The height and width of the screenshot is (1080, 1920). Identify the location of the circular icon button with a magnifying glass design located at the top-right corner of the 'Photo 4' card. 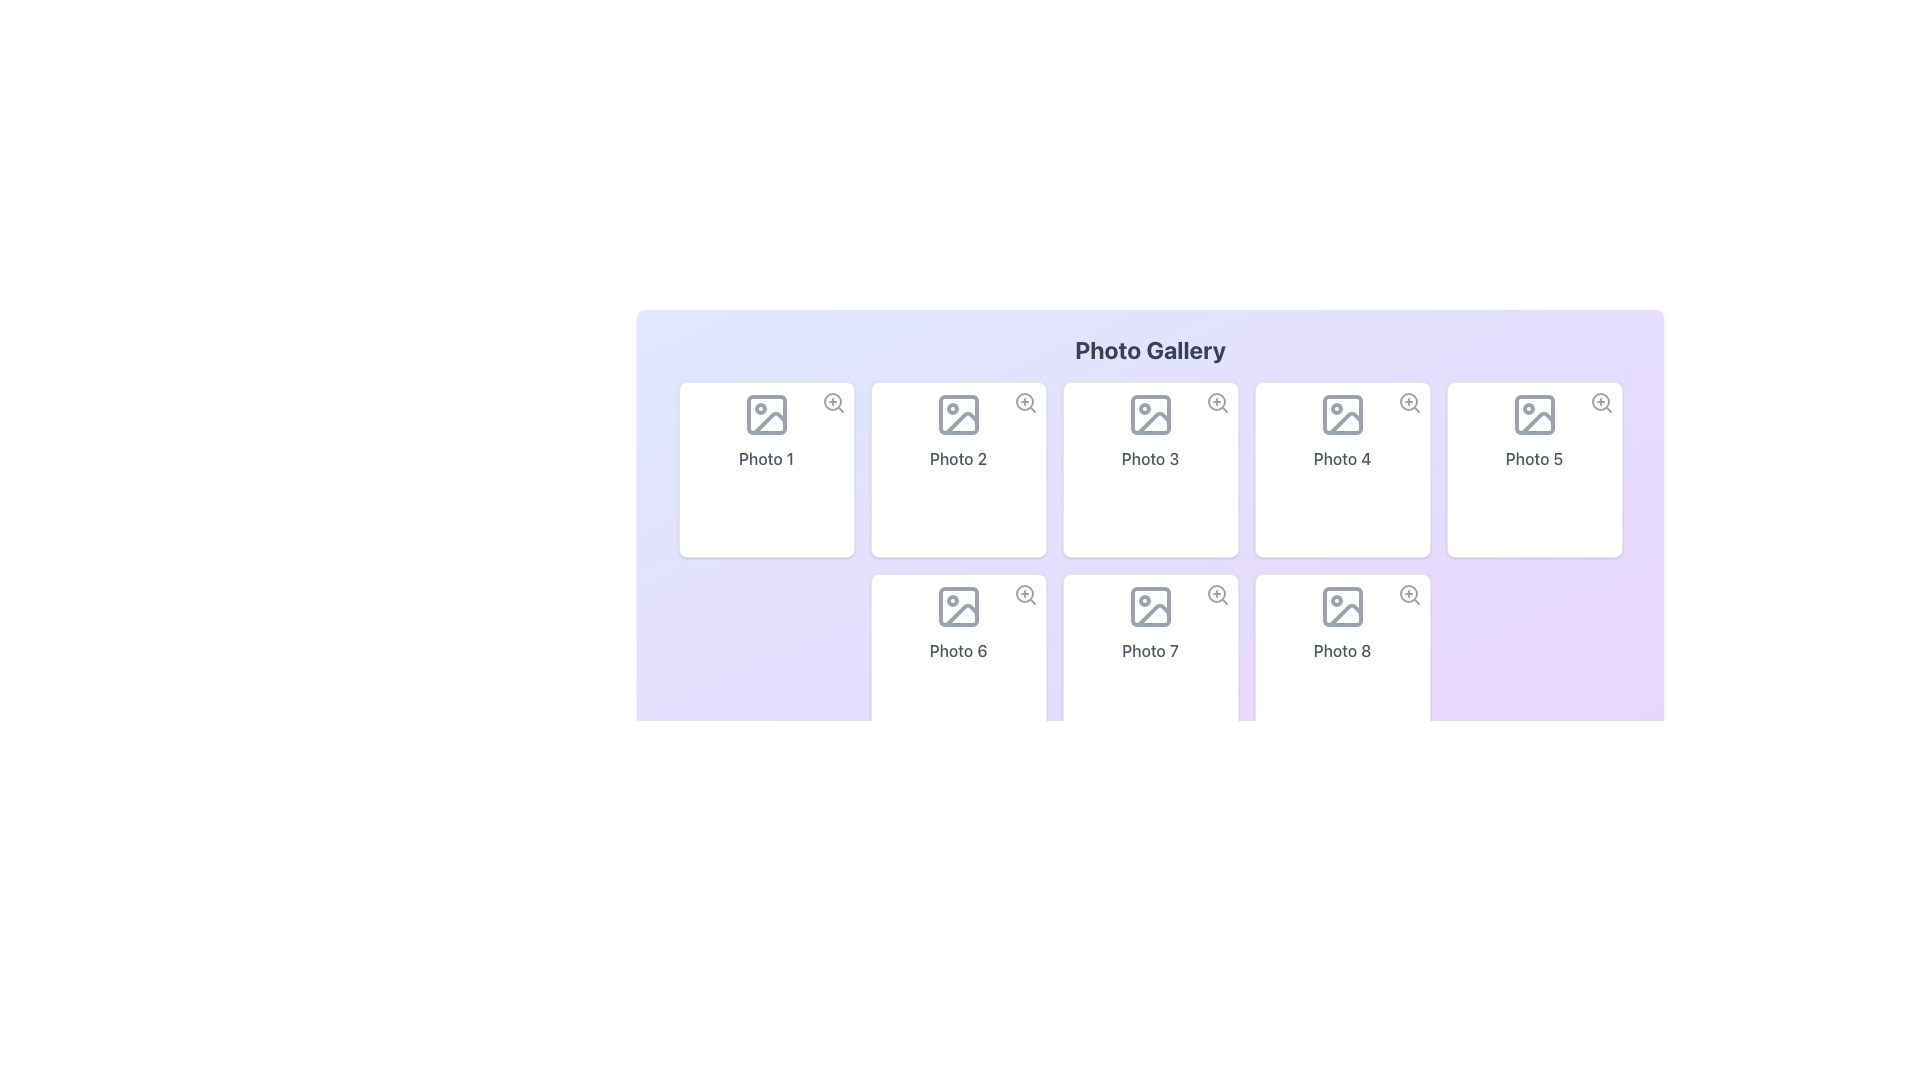
(1408, 402).